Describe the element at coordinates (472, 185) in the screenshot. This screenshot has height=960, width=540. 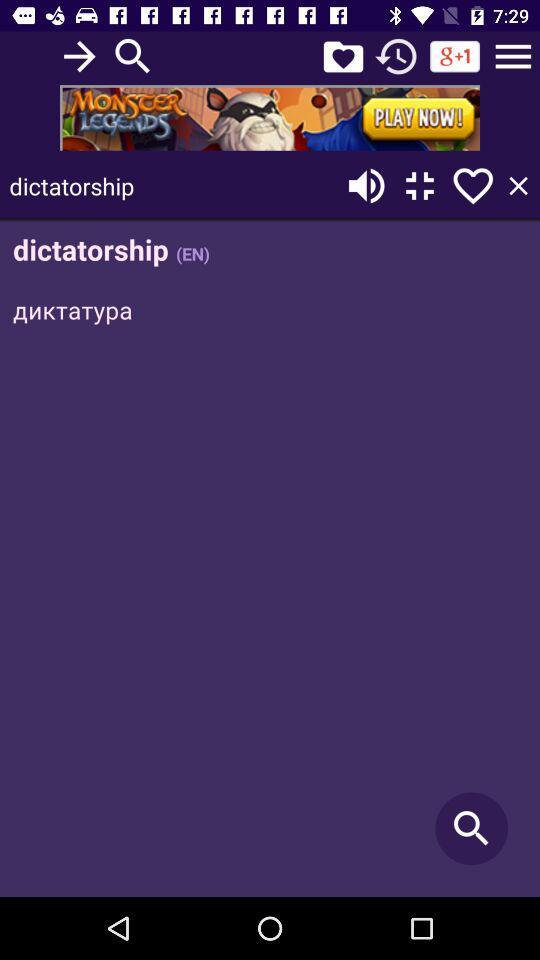
I see `this word` at that location.